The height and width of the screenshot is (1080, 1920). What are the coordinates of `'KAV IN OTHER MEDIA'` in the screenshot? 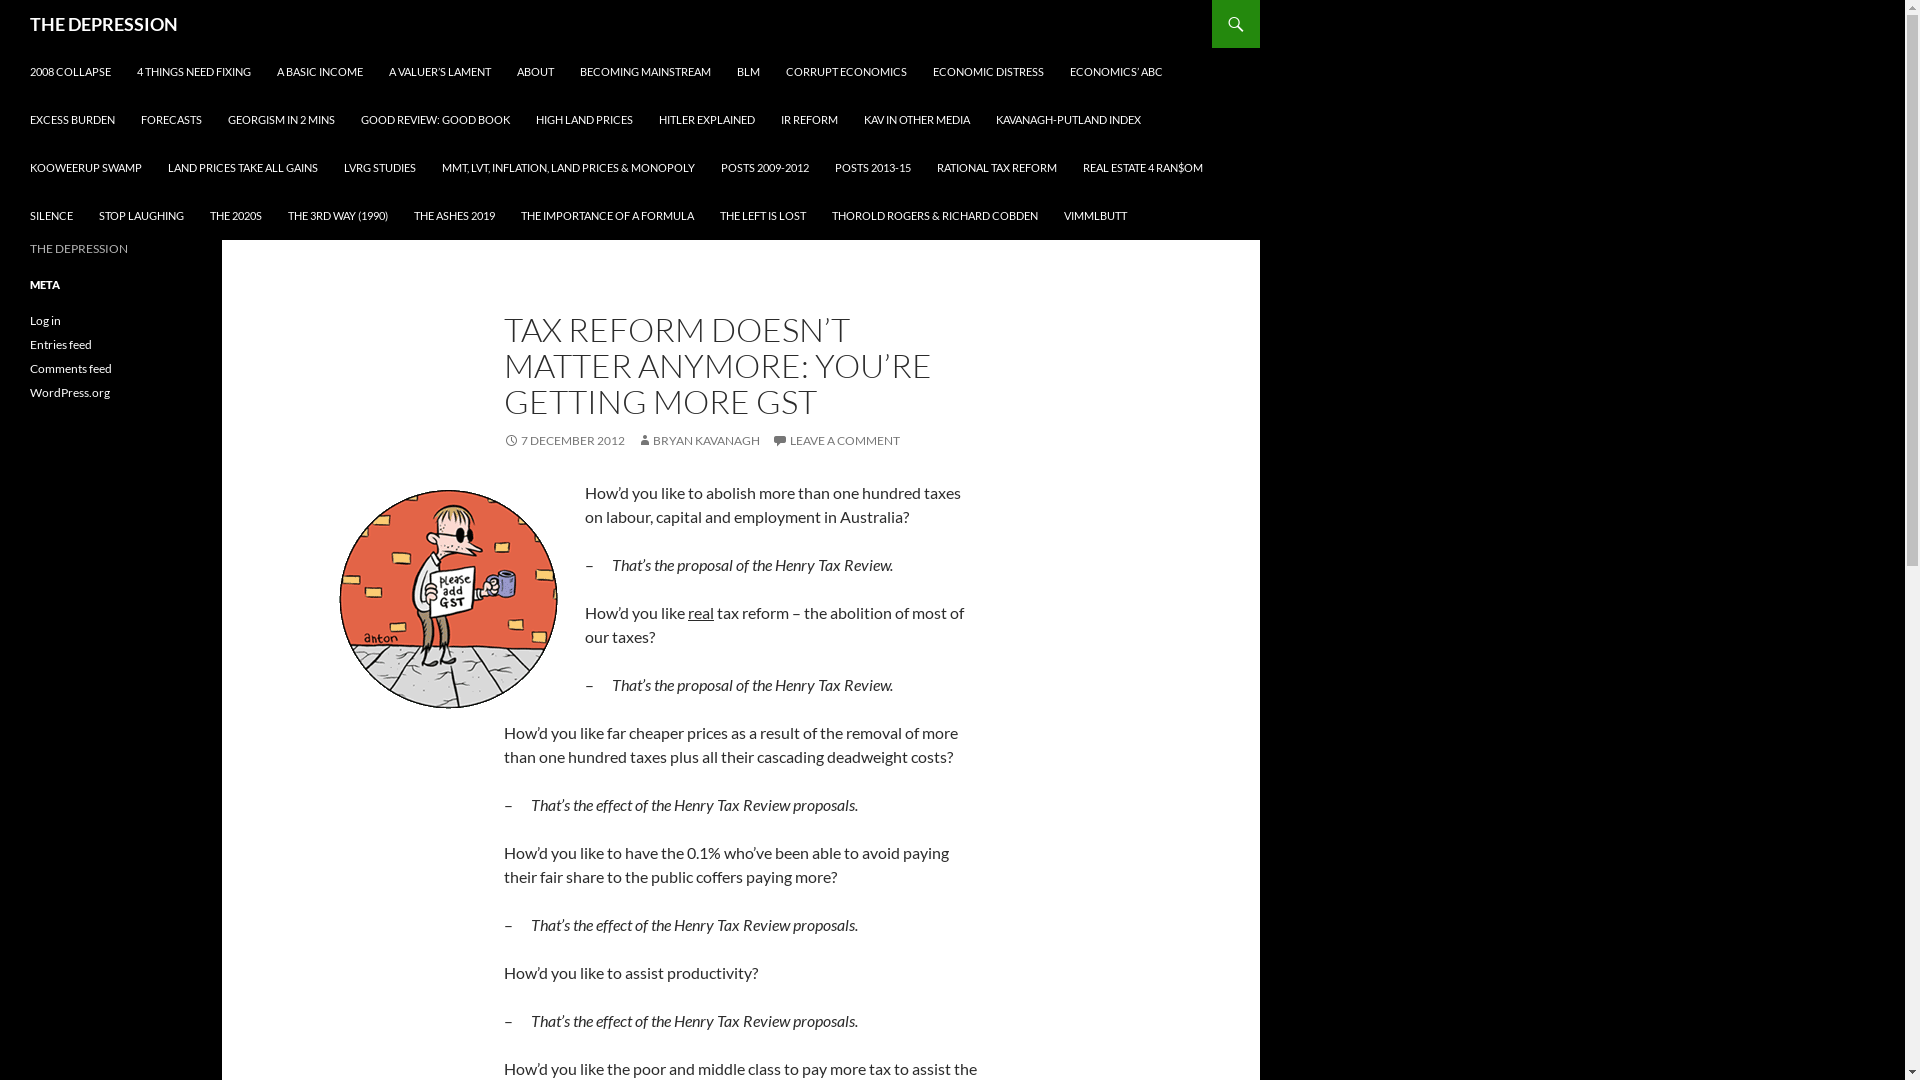 It's located at (915, 119).